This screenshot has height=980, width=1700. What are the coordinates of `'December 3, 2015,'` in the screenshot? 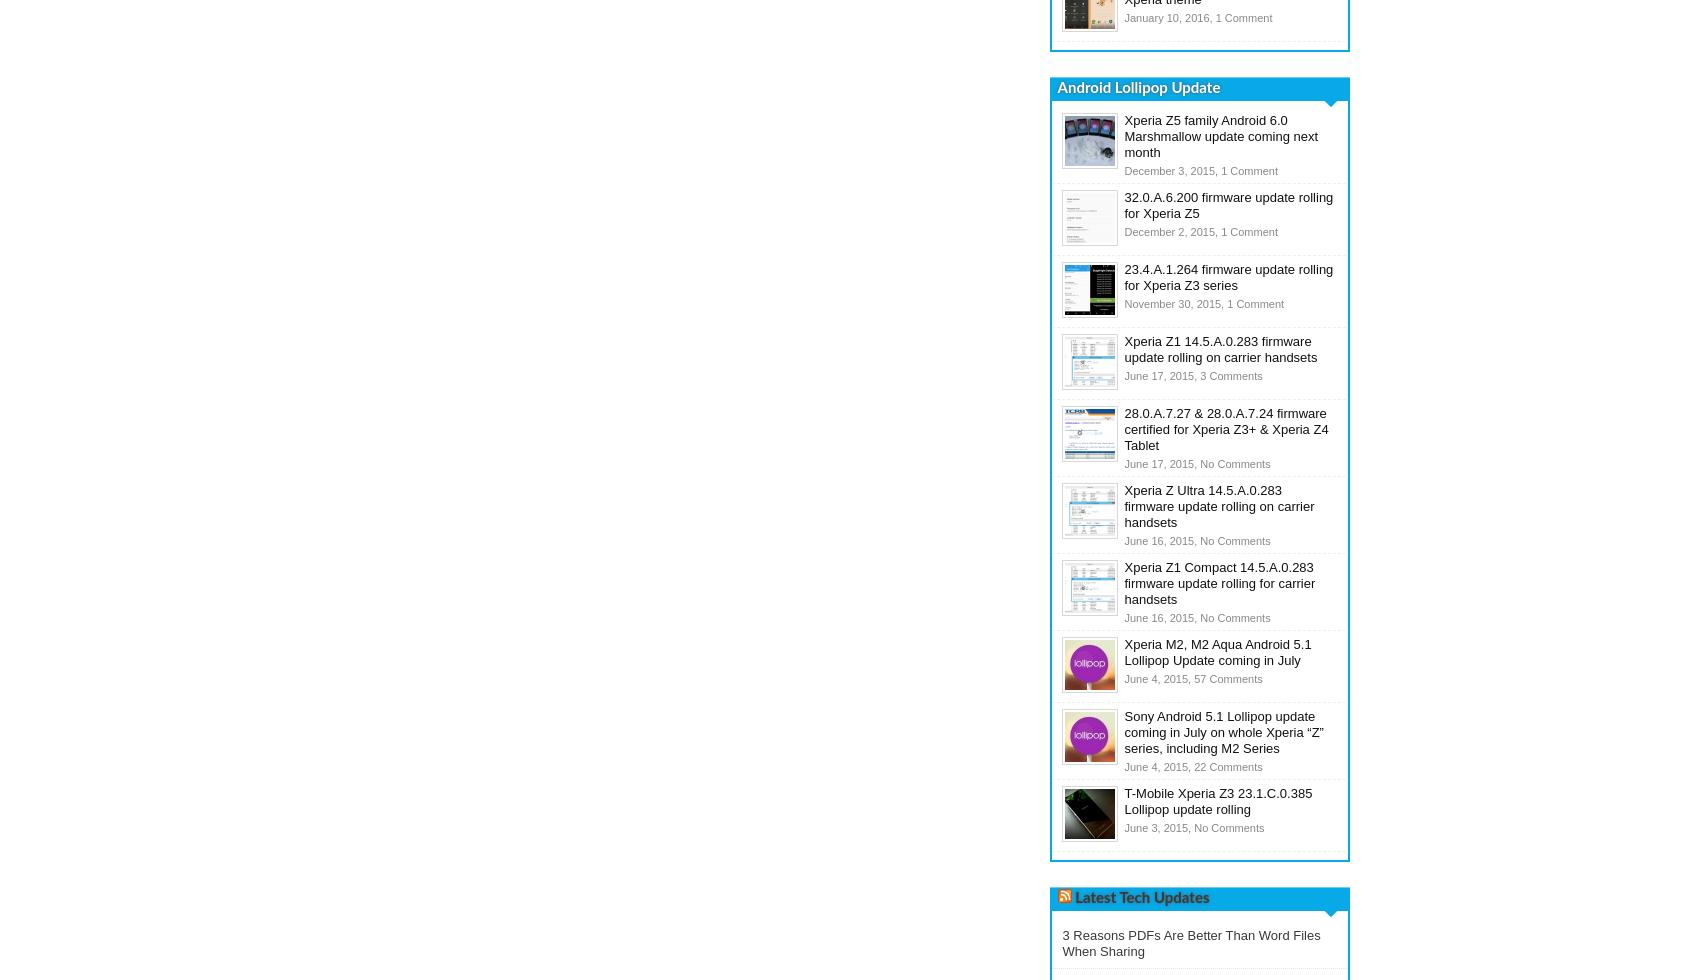 It's located at (1171, 171).